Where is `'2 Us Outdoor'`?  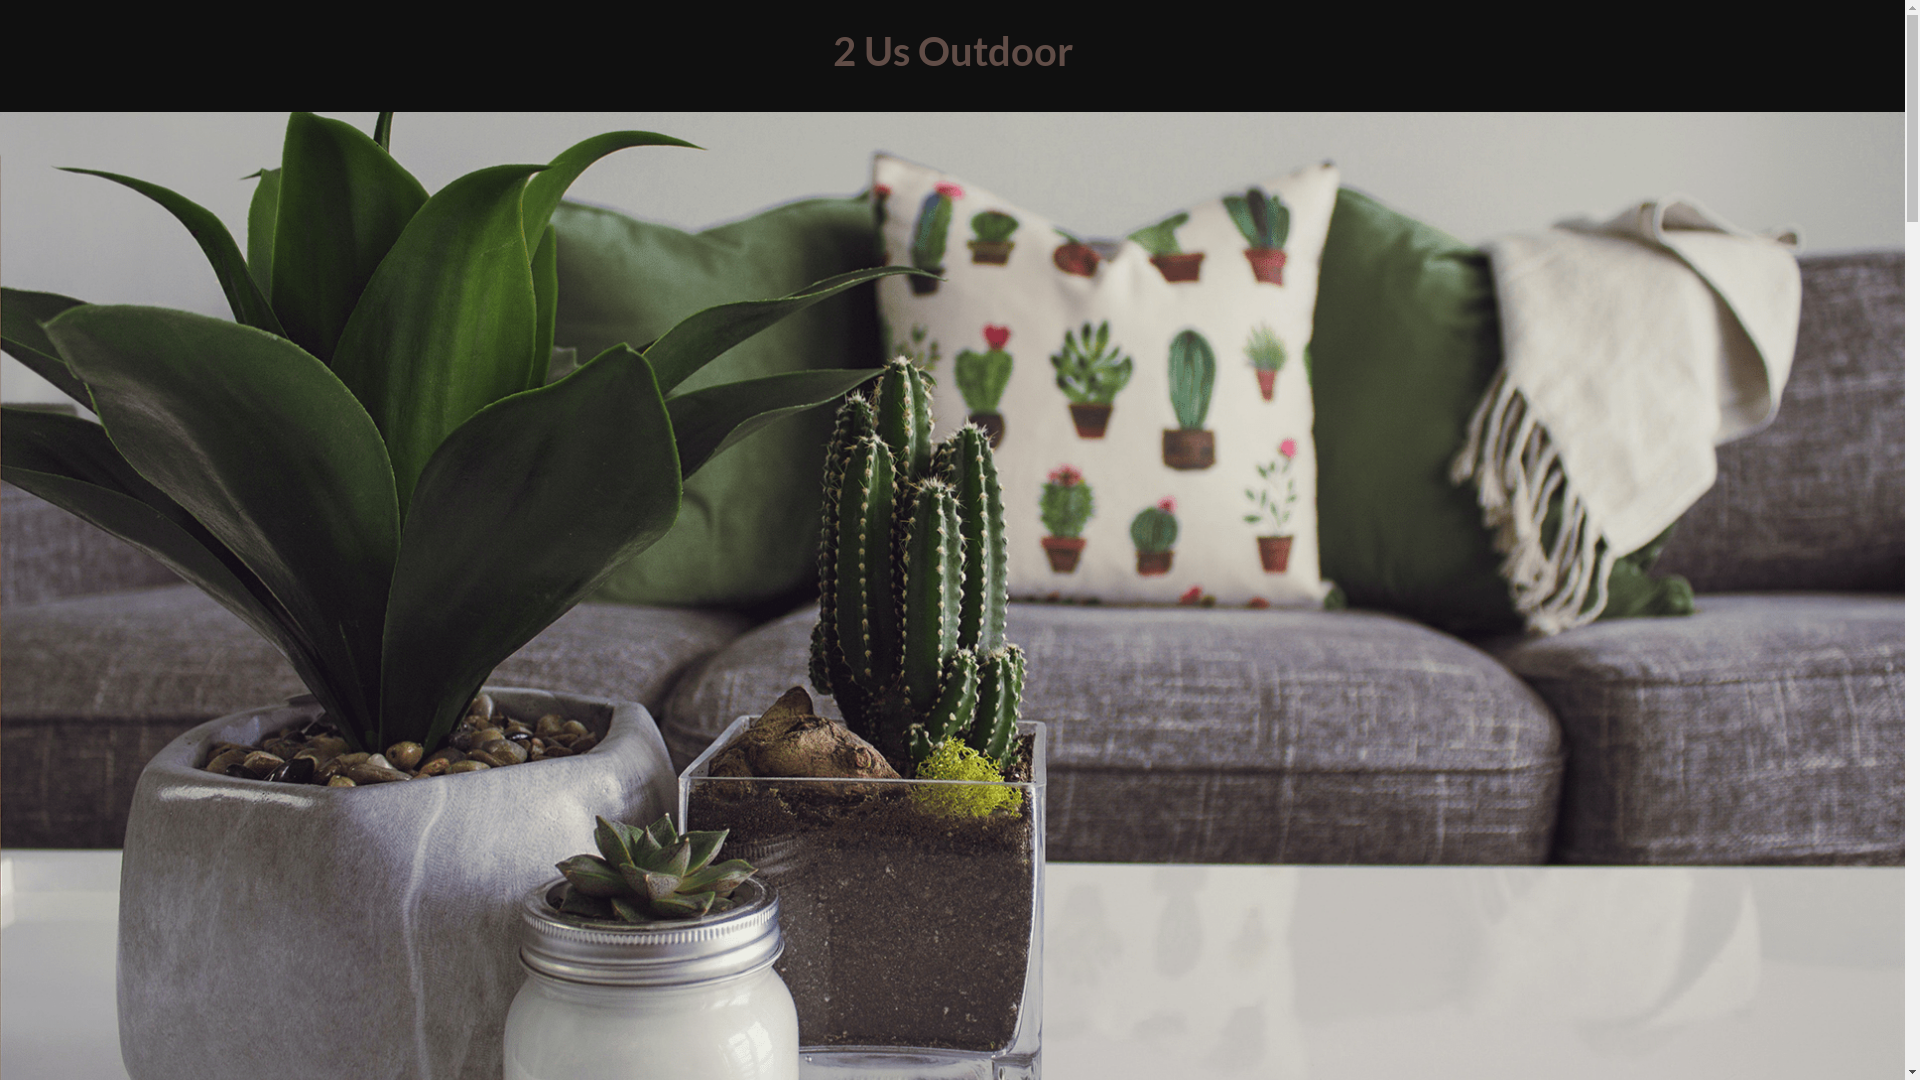 '2 Us Outdoor' is located at coordinates (950, 49).